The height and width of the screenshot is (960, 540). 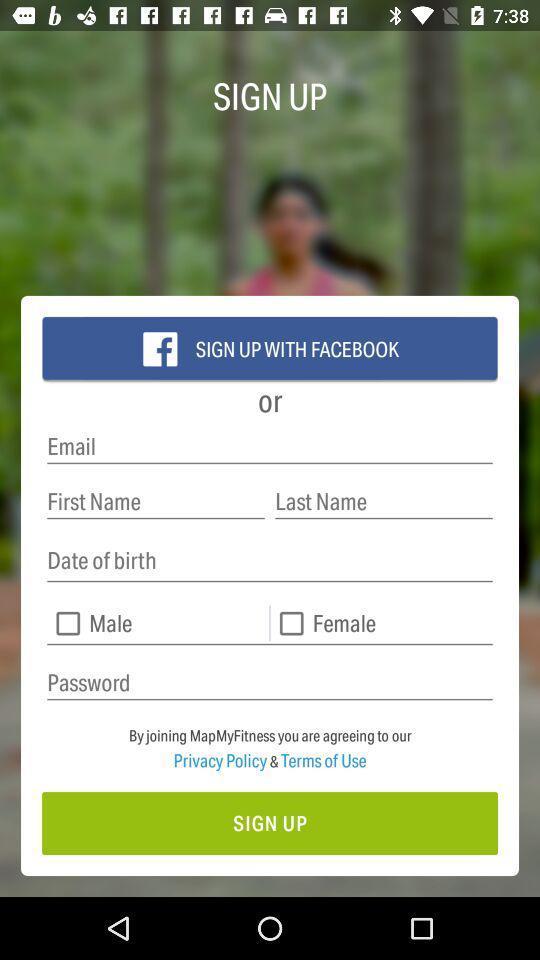 What do you see at coordinates (270, 683) in the screenshot?
I see `password` at bounding box center [270, 683].